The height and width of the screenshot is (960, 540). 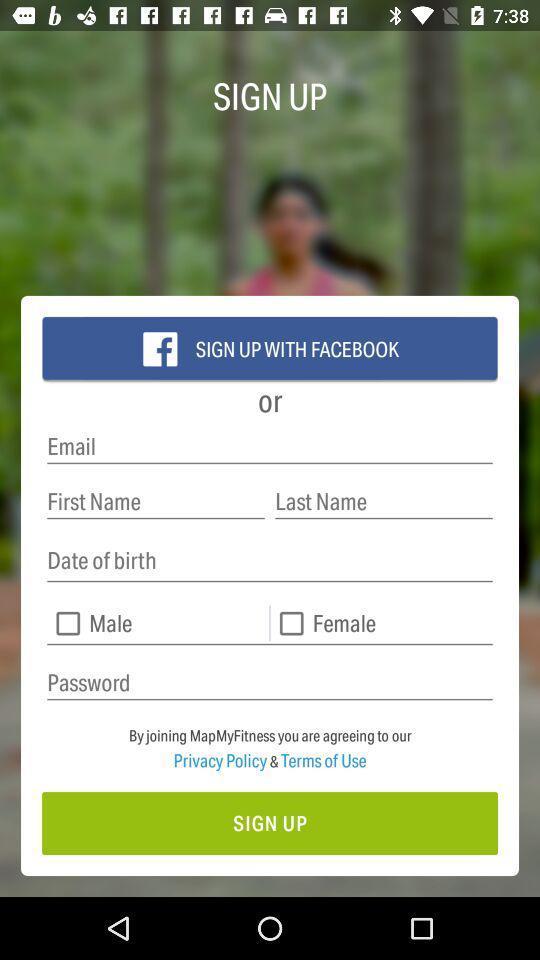 What do you see at coordinates (270, 683) in the screenshot?
I see `password` at bounding box center [270, 683].